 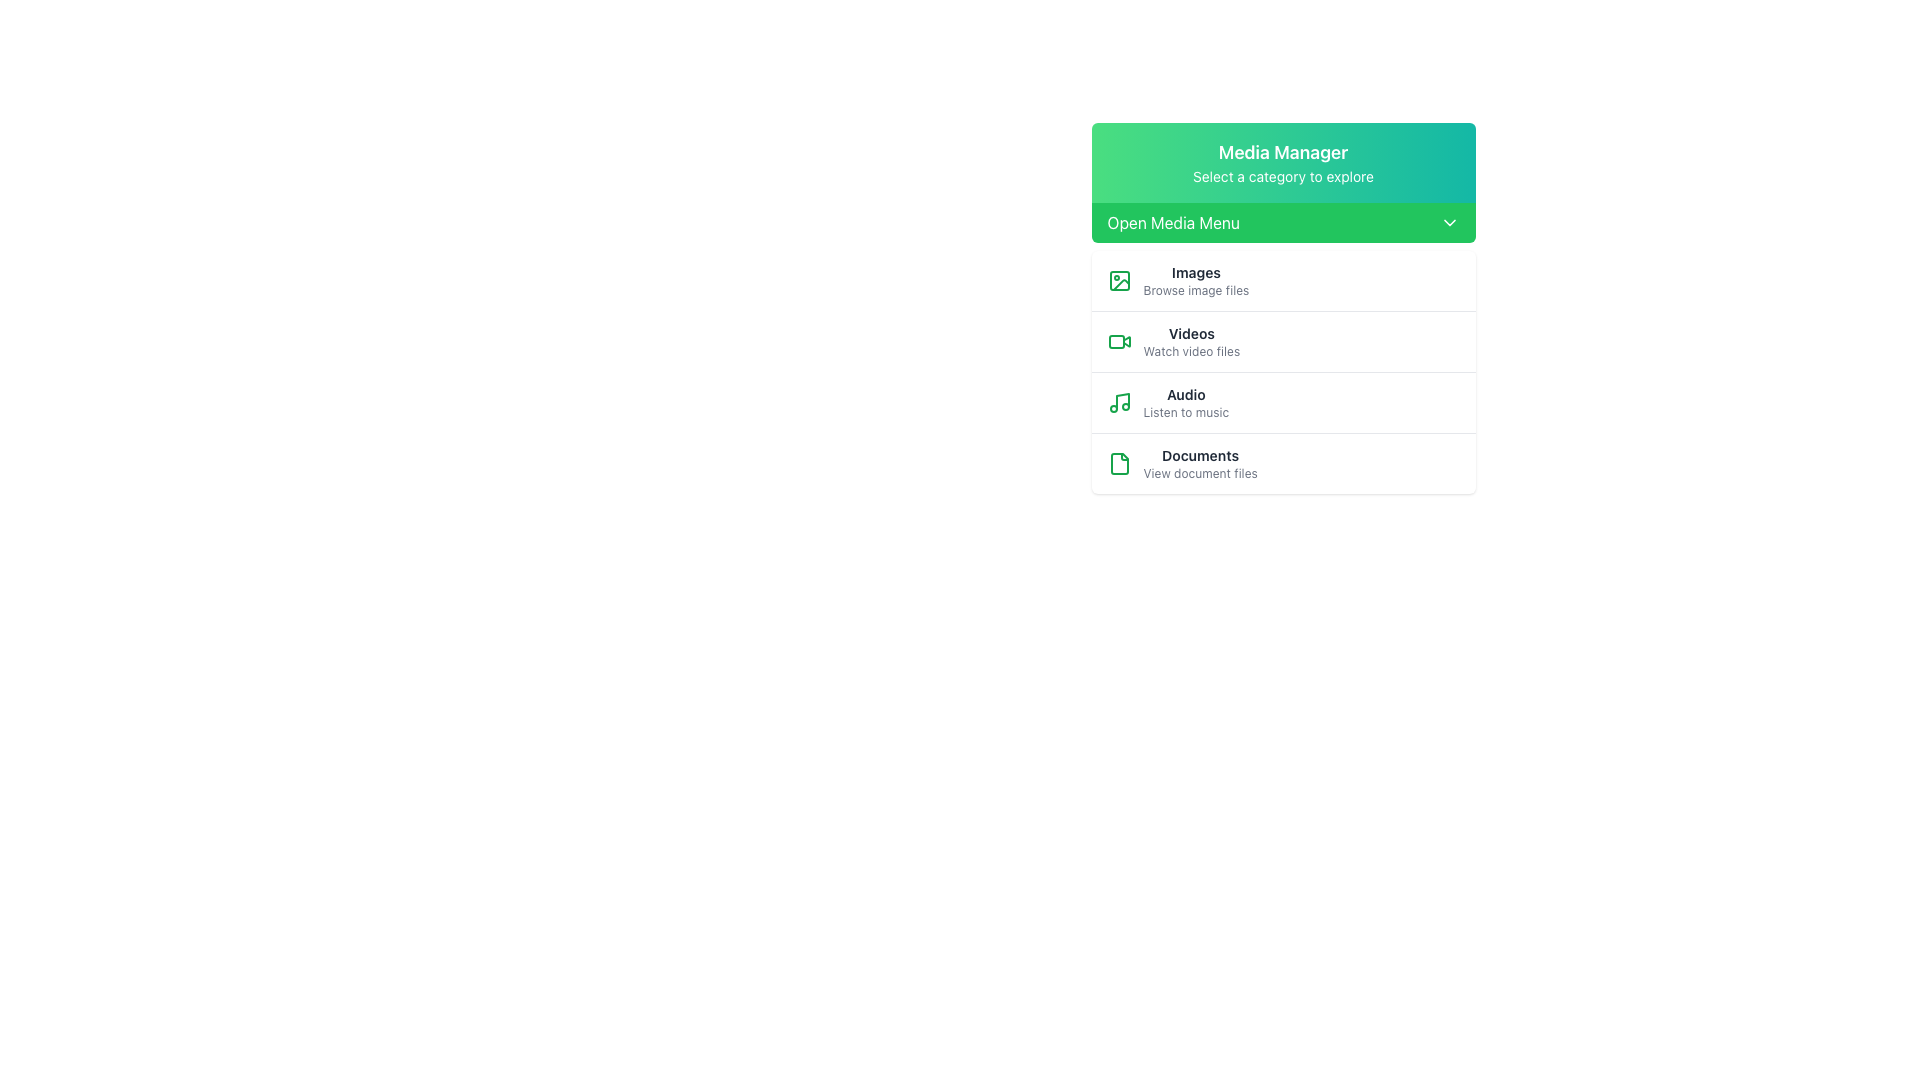 I want to click on the 'Images' category icon located in the first item of the vertical list under the 'Media Manager' section, so click(x=1118, y=281).